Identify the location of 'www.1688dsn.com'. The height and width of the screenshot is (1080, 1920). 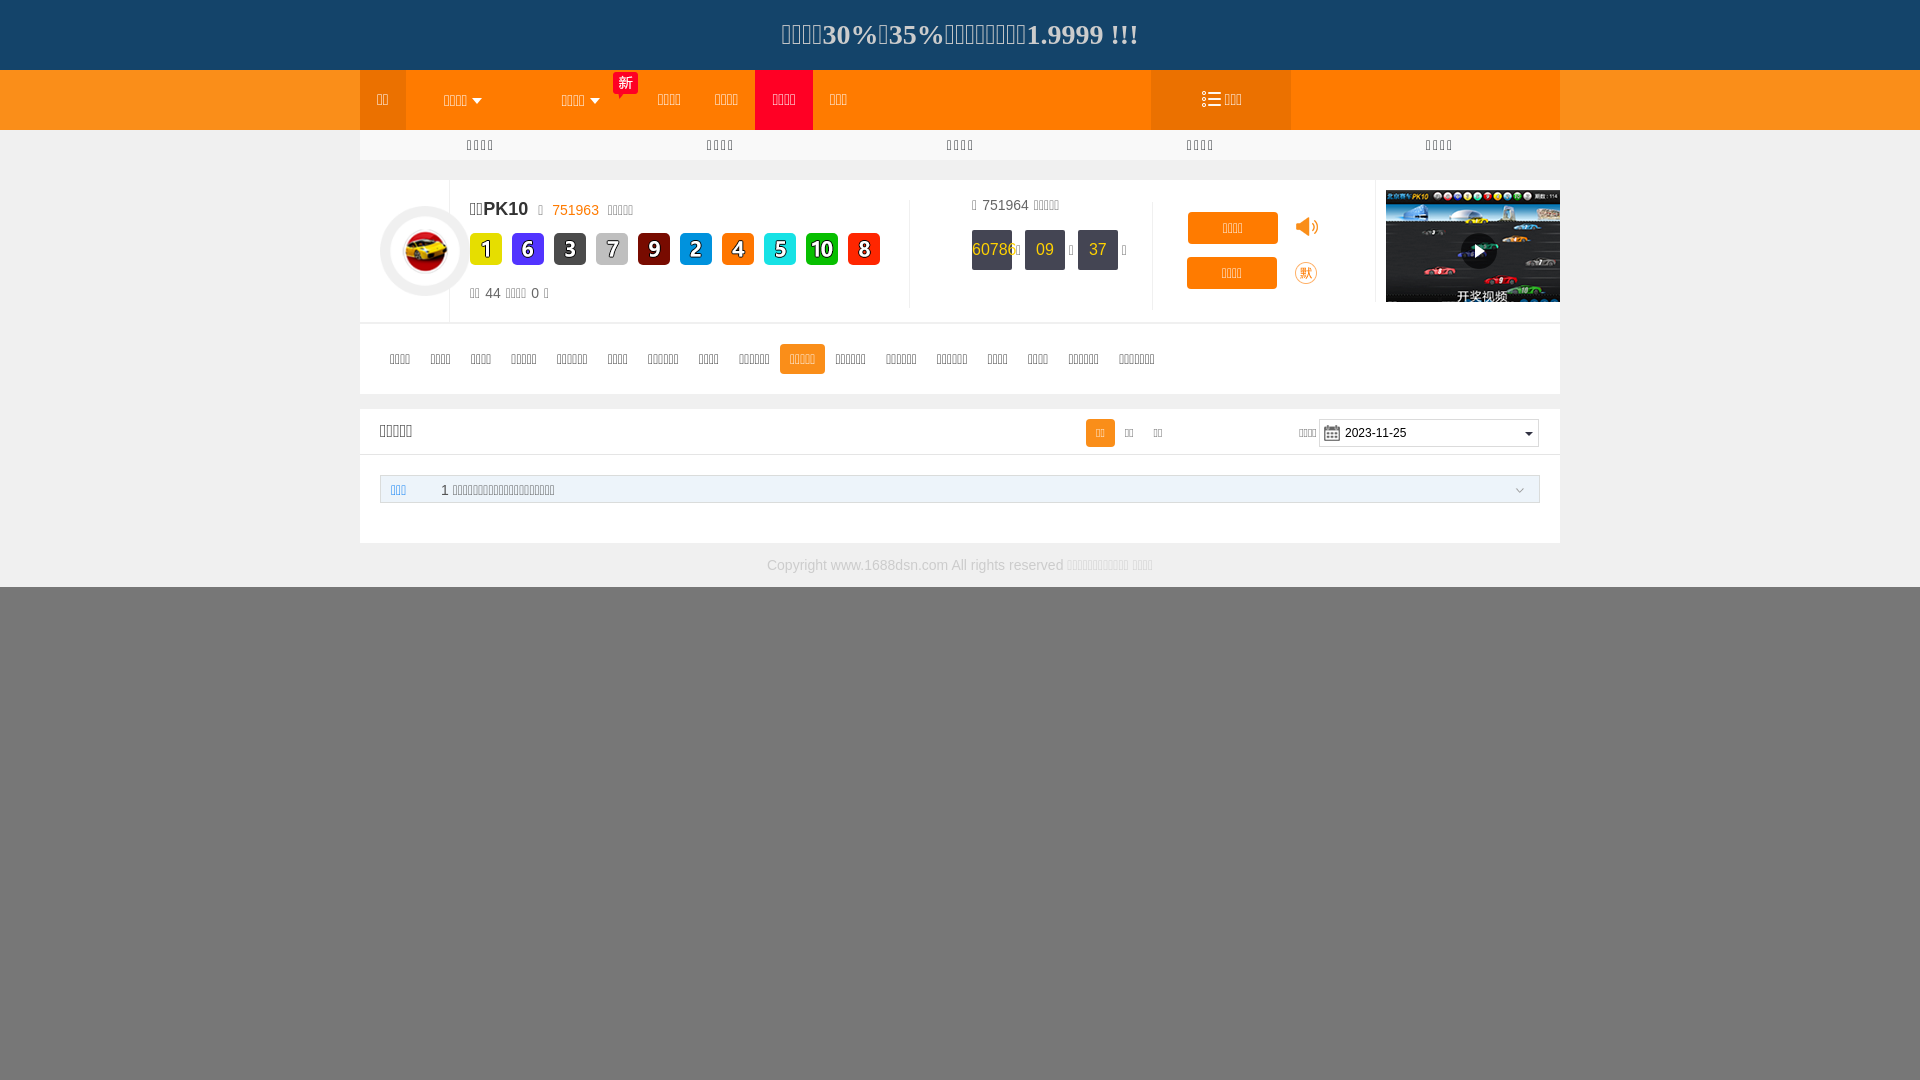
(830, 564).